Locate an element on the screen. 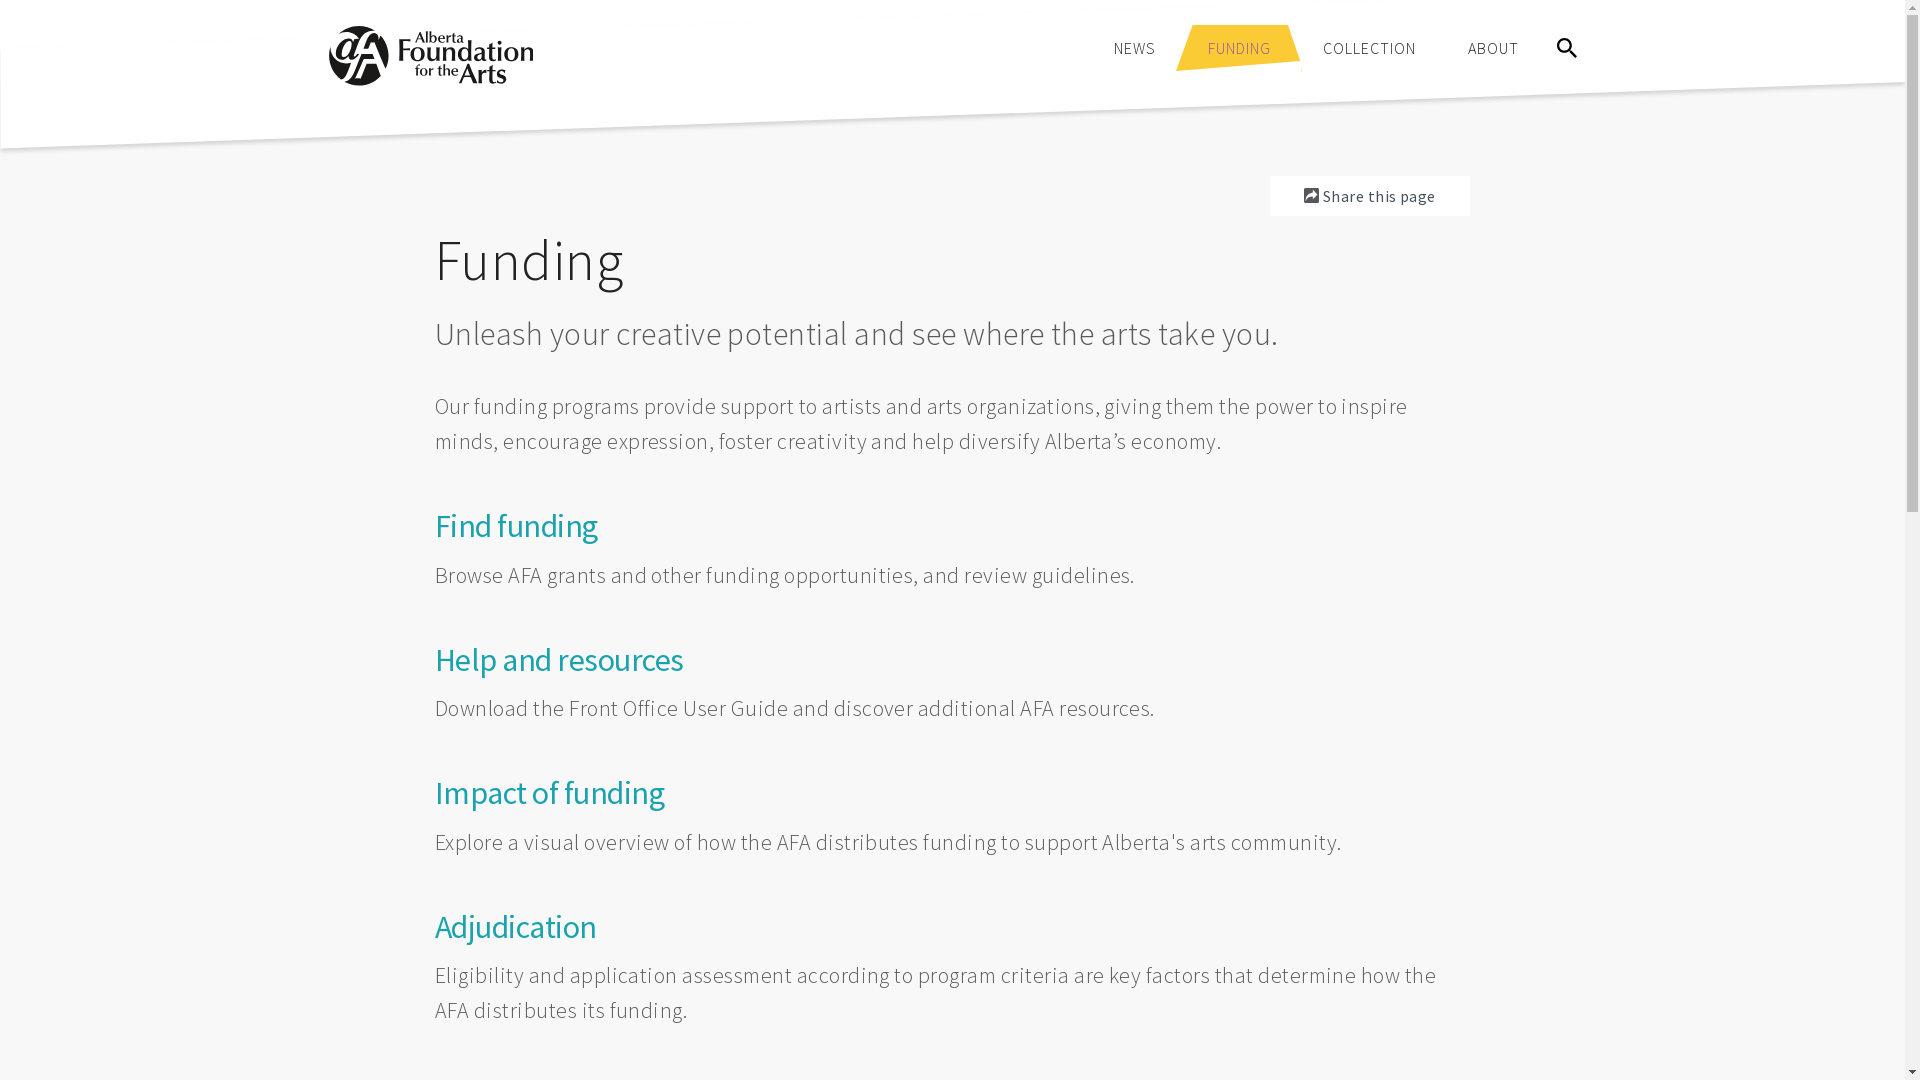  'Help and resources' is located at coordinates (559, 659).